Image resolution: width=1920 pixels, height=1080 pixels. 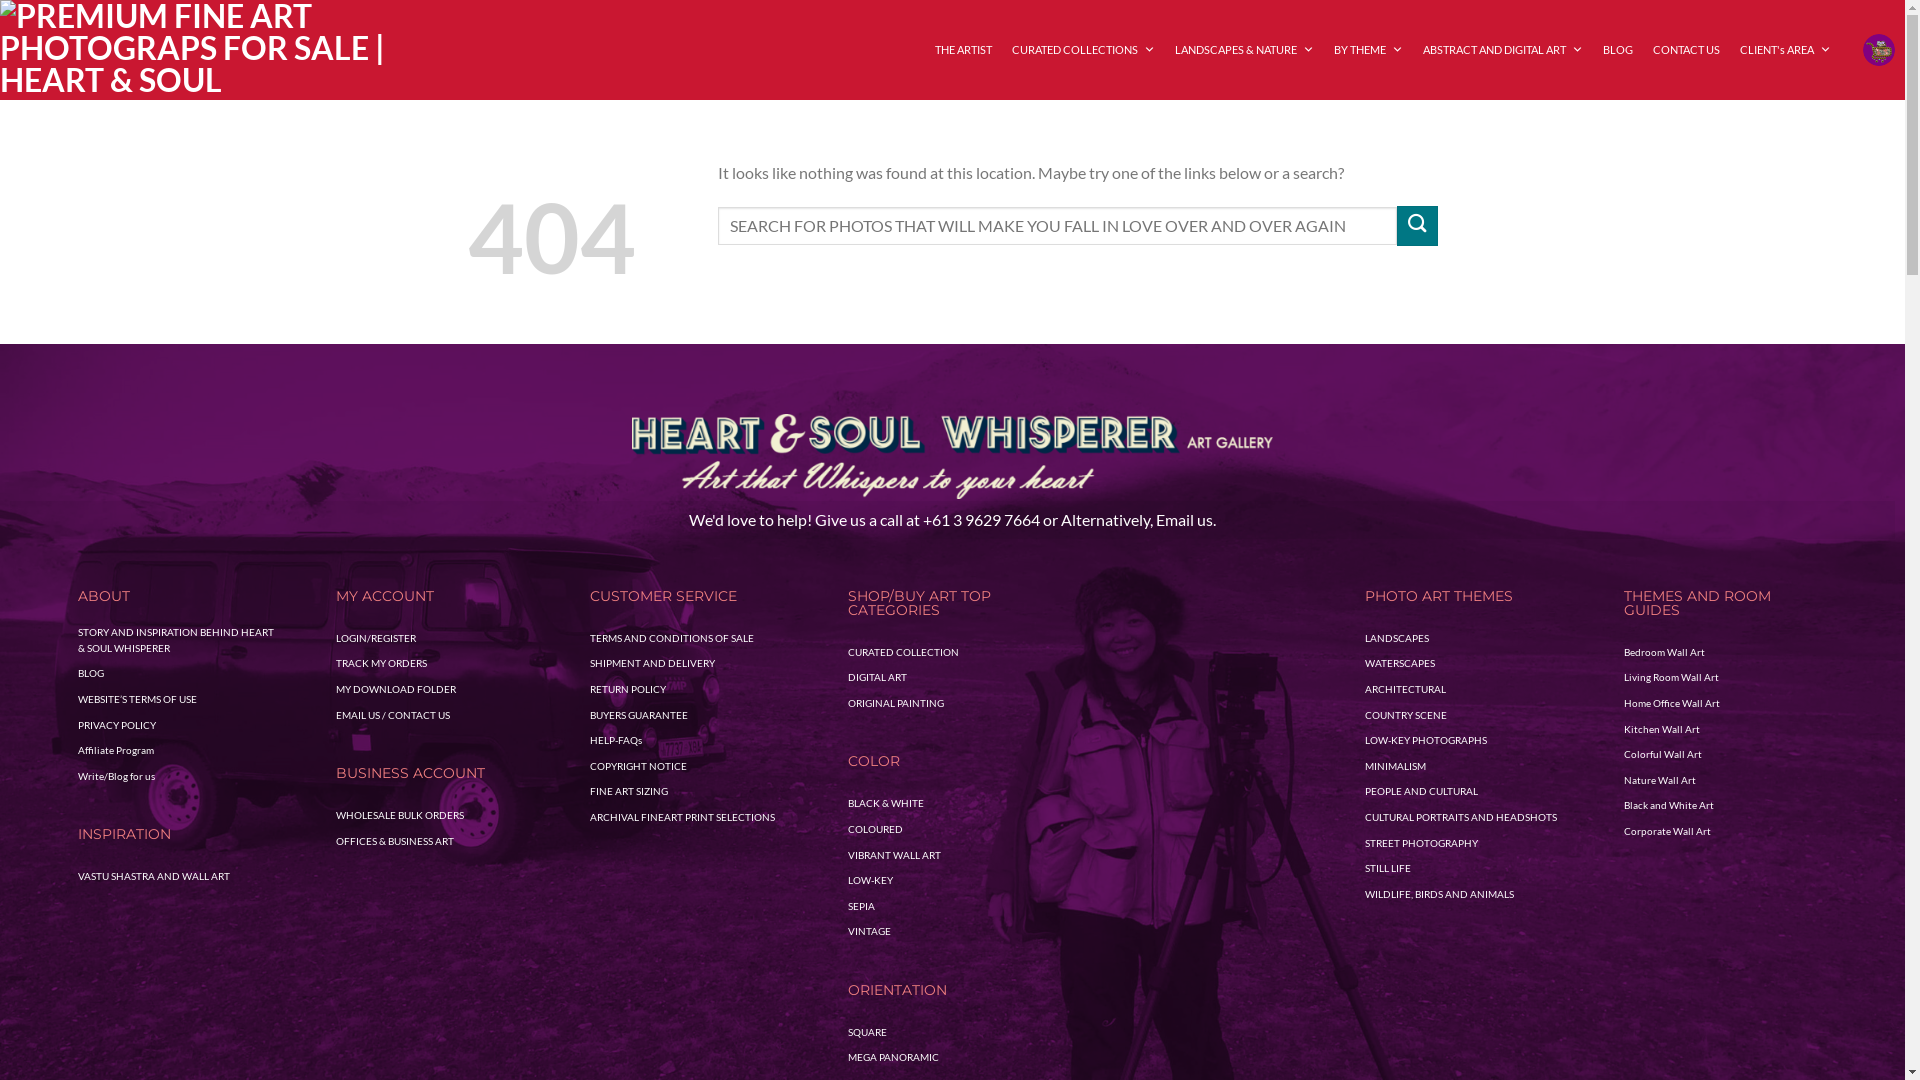 What do you see at coordinates (115, 725) in the screenshot?
I see `'PRIVACY POLICY'` at bounding box center [115, 725].